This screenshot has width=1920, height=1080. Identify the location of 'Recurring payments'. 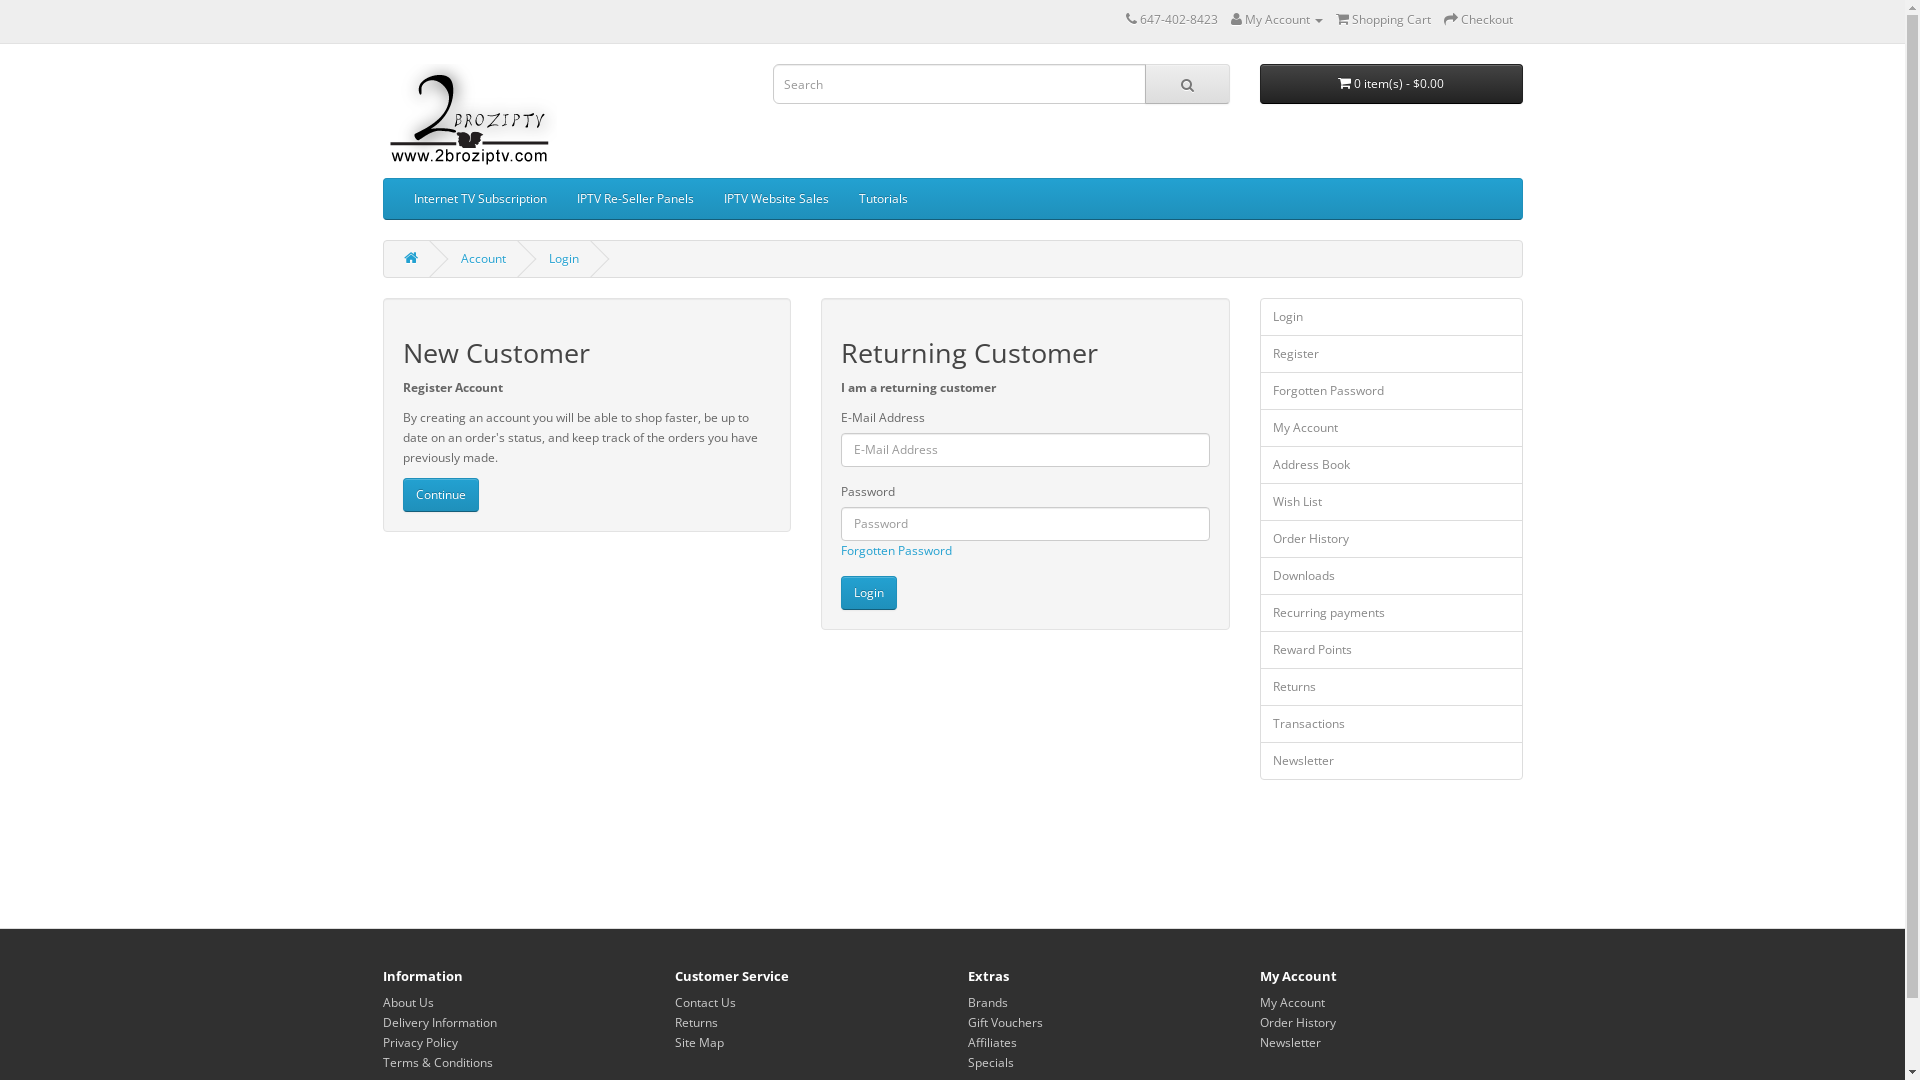
(1258, 612).